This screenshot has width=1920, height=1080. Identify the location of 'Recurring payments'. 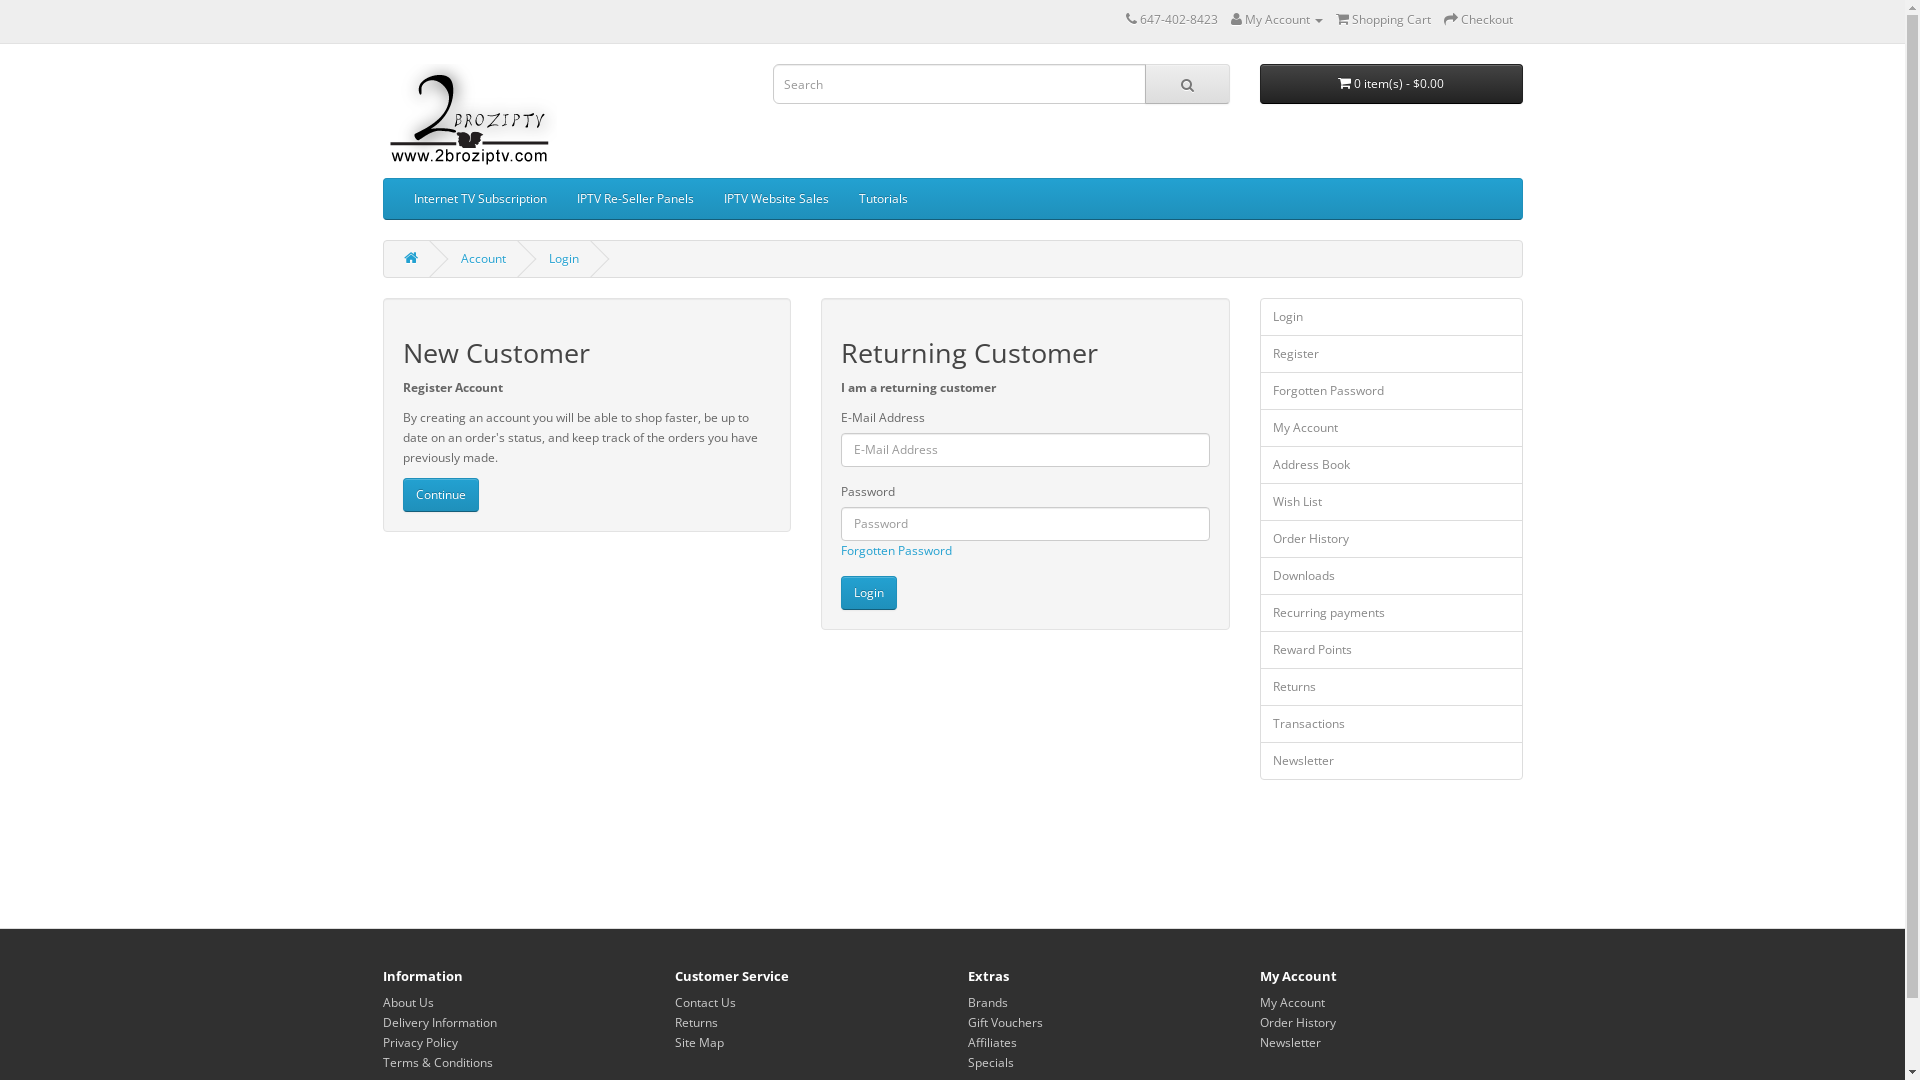
(1258, 612).